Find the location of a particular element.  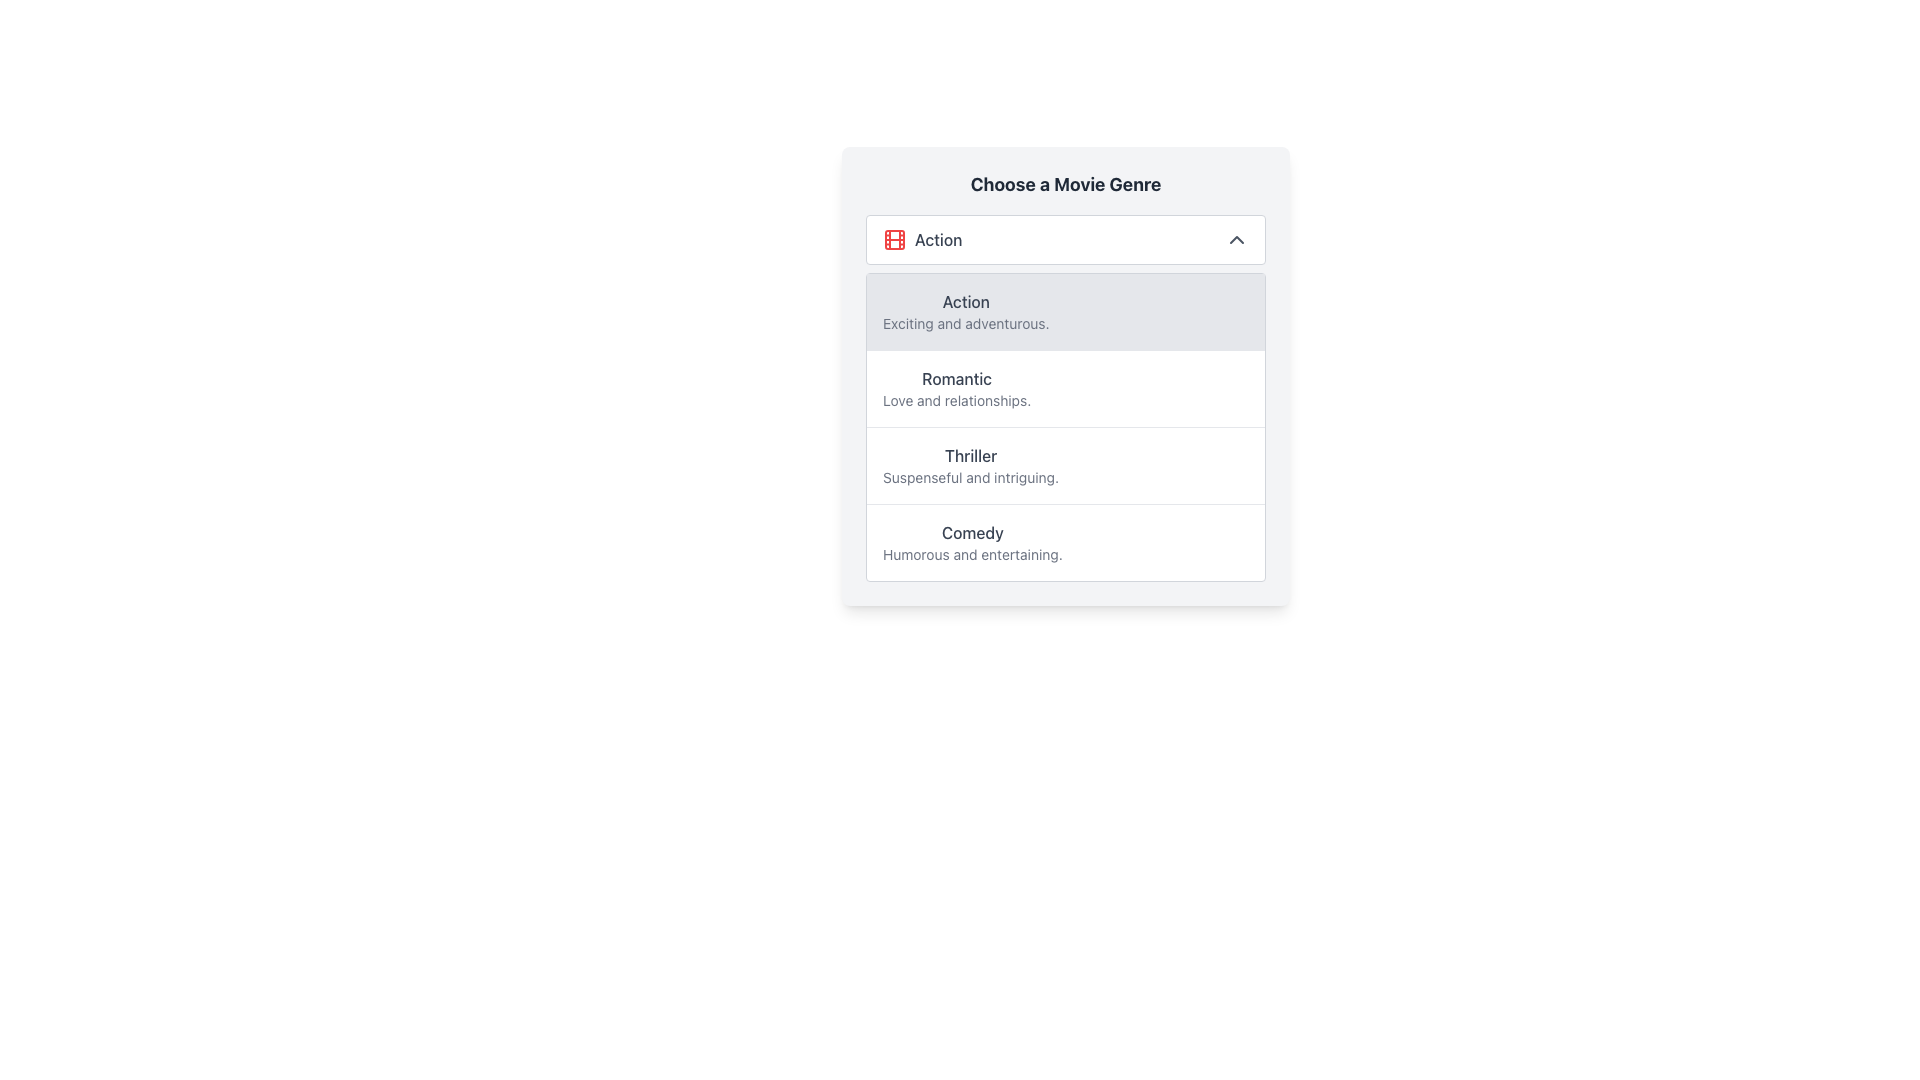

to select the 'Action' menu option in the dropdown labeled 'Choose a Movie Genre' is located at coordinates (965, 312).